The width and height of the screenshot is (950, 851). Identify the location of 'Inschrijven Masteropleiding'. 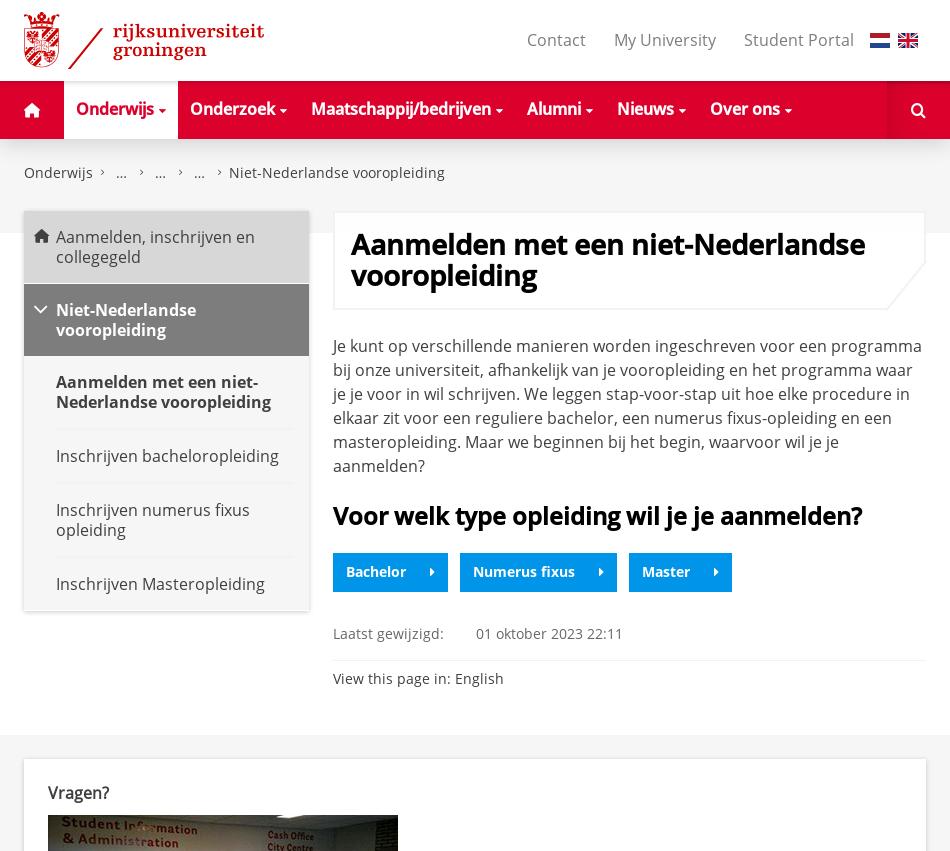
(160, 583).